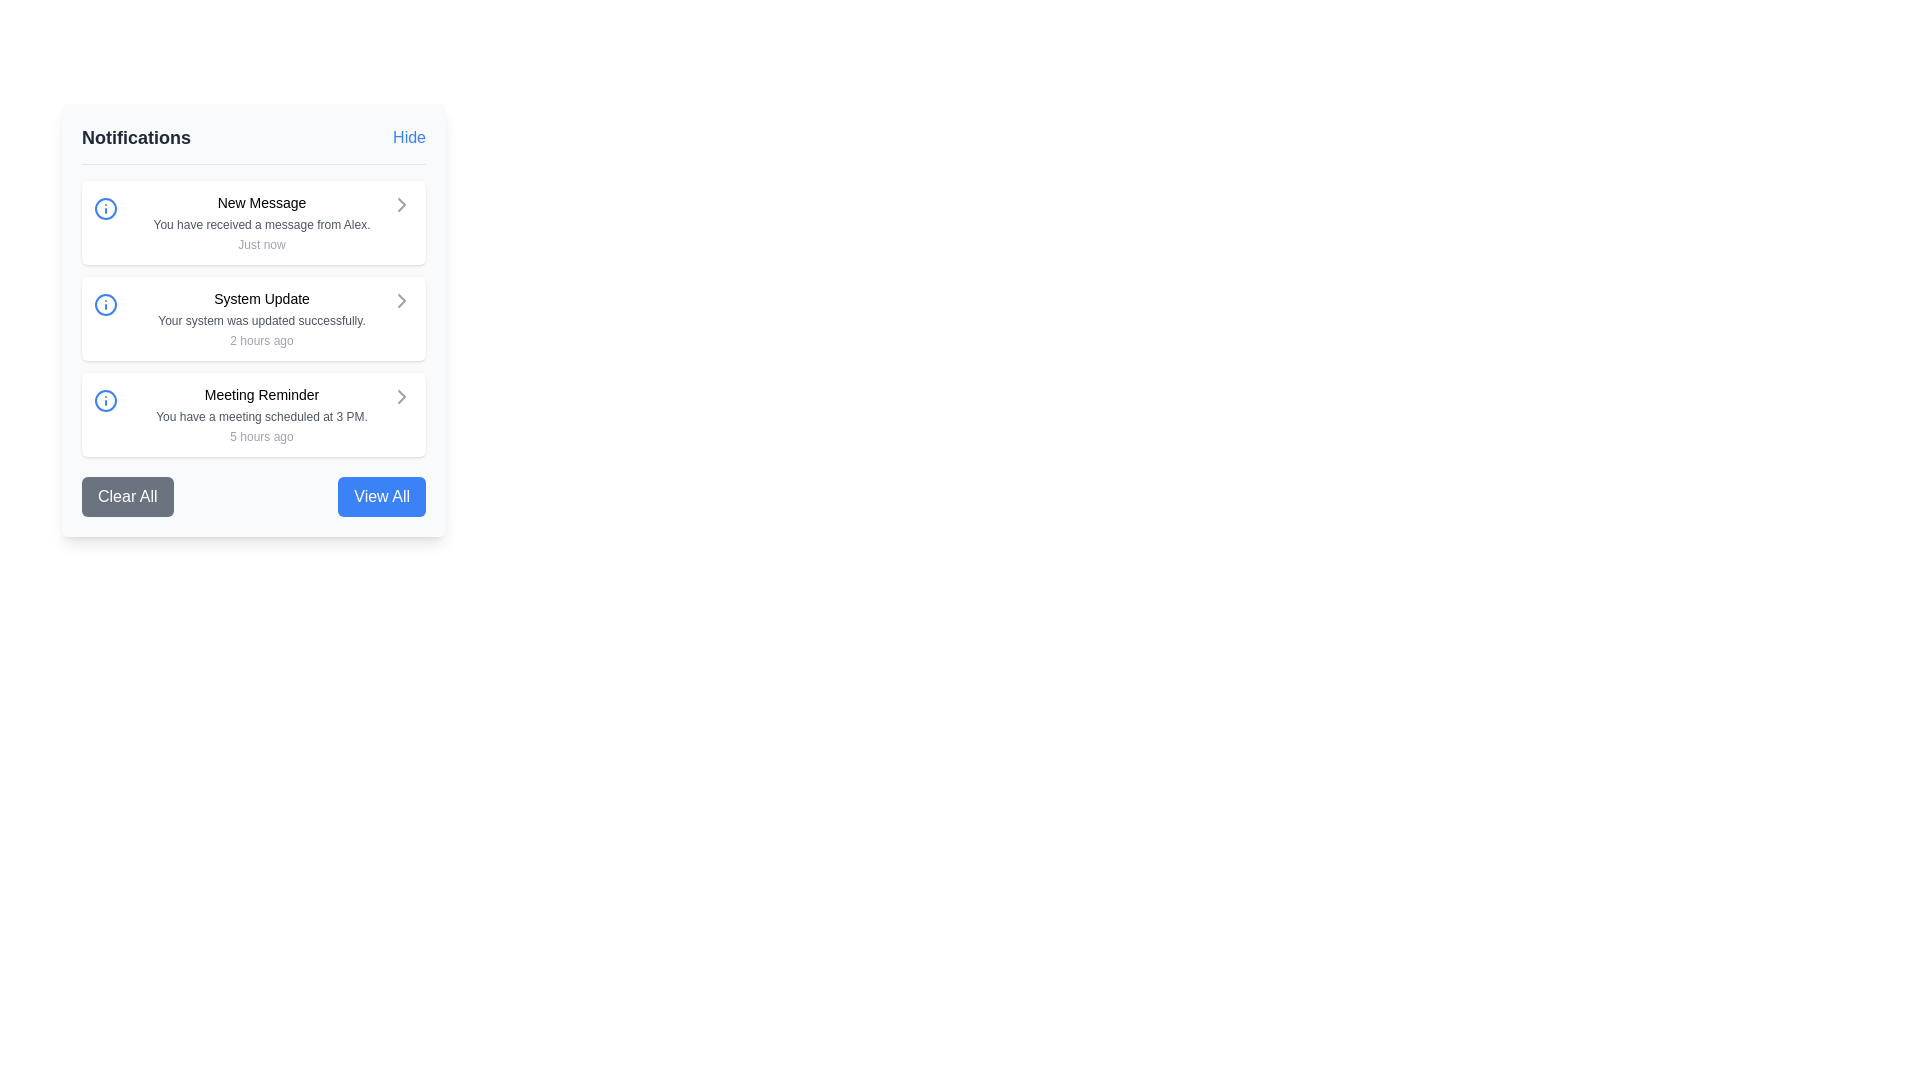  Describe the element at coordinates (401, 300) in the screenshot. I see `the rightward-pointing chevron icon located in the middle of the right edge of the 'System Update' notification entry` at that location.